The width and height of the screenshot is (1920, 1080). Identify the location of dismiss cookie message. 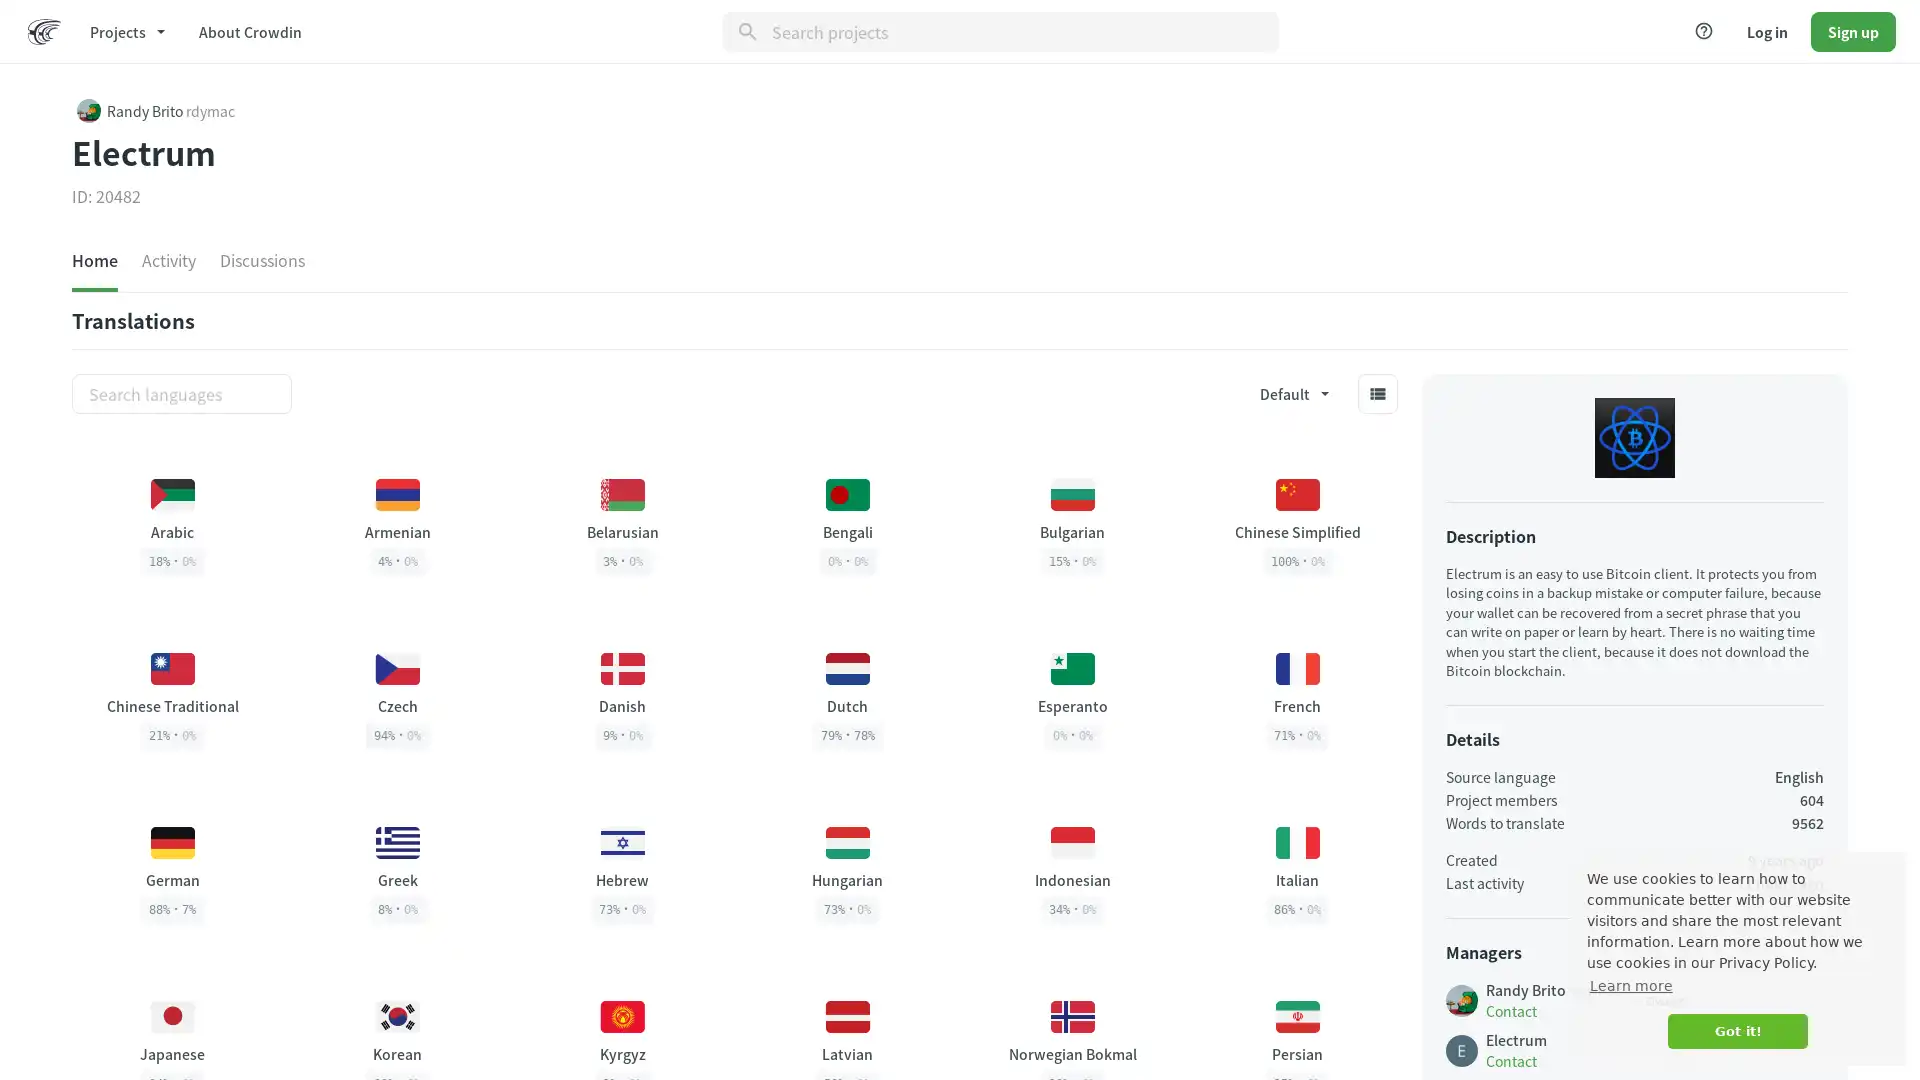
(1736, 1031).